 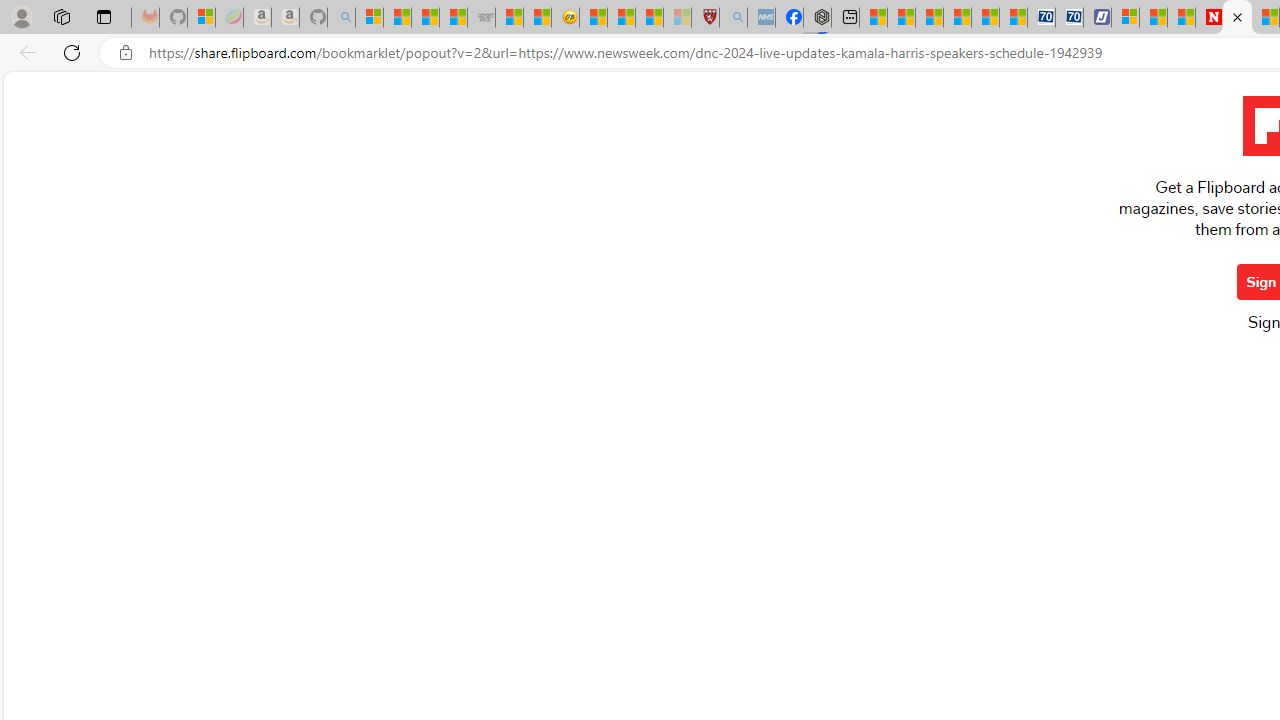 What do you see at coordinates (1207, 17) in the screenshot?
I see `'Newsweek - News, Analysis, Politics, Business, Technology'` at bounding box center [1207, 17].